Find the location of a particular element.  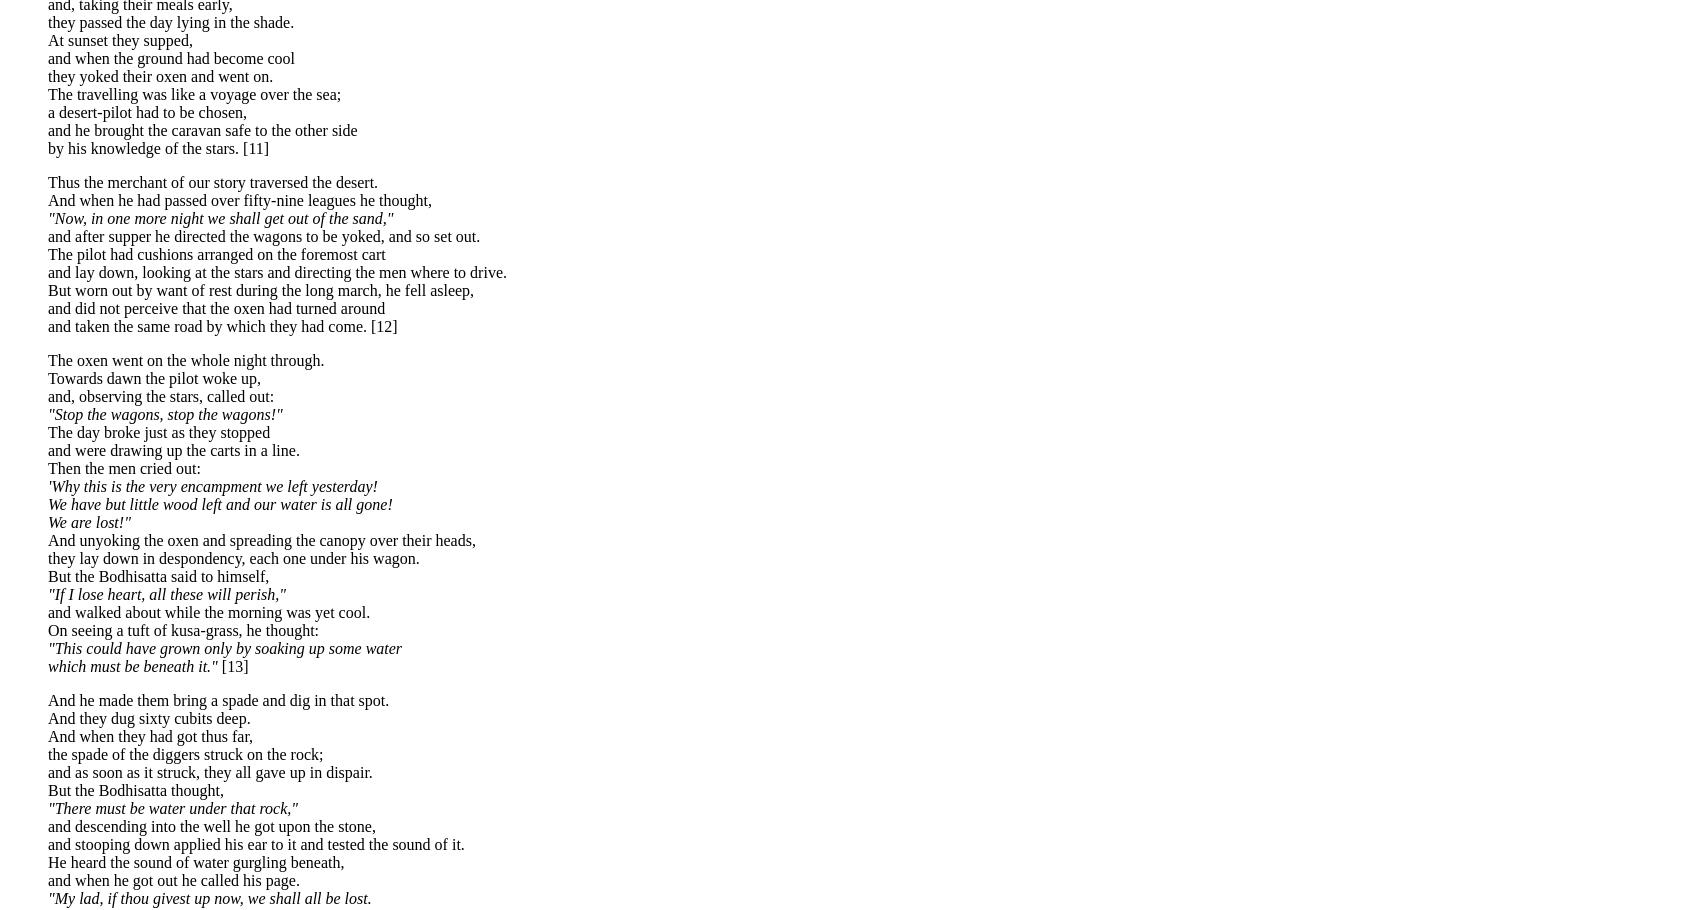

''Why this is the  very encampment  we left yesterday!' is located at coordinates (211, 484).